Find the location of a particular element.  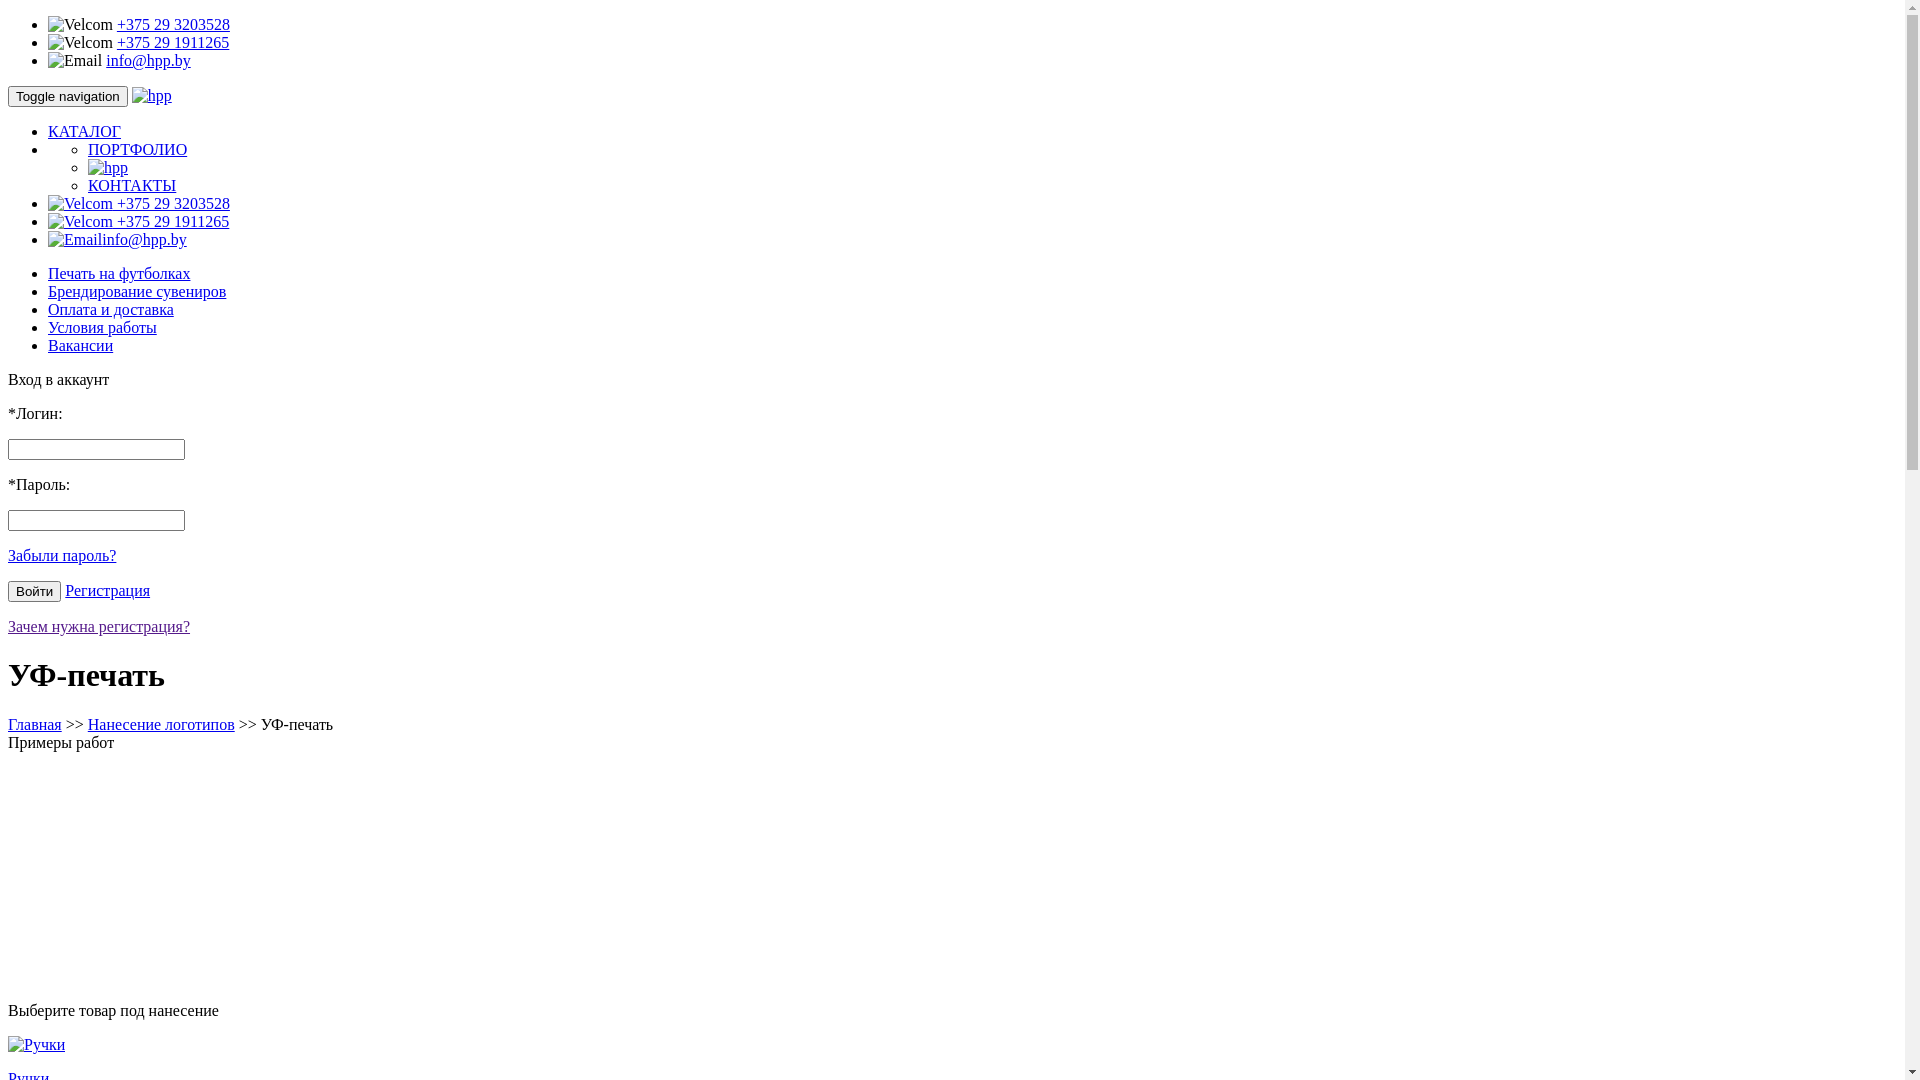

'+375 29 1911265' is located at coordinates (172, 42).